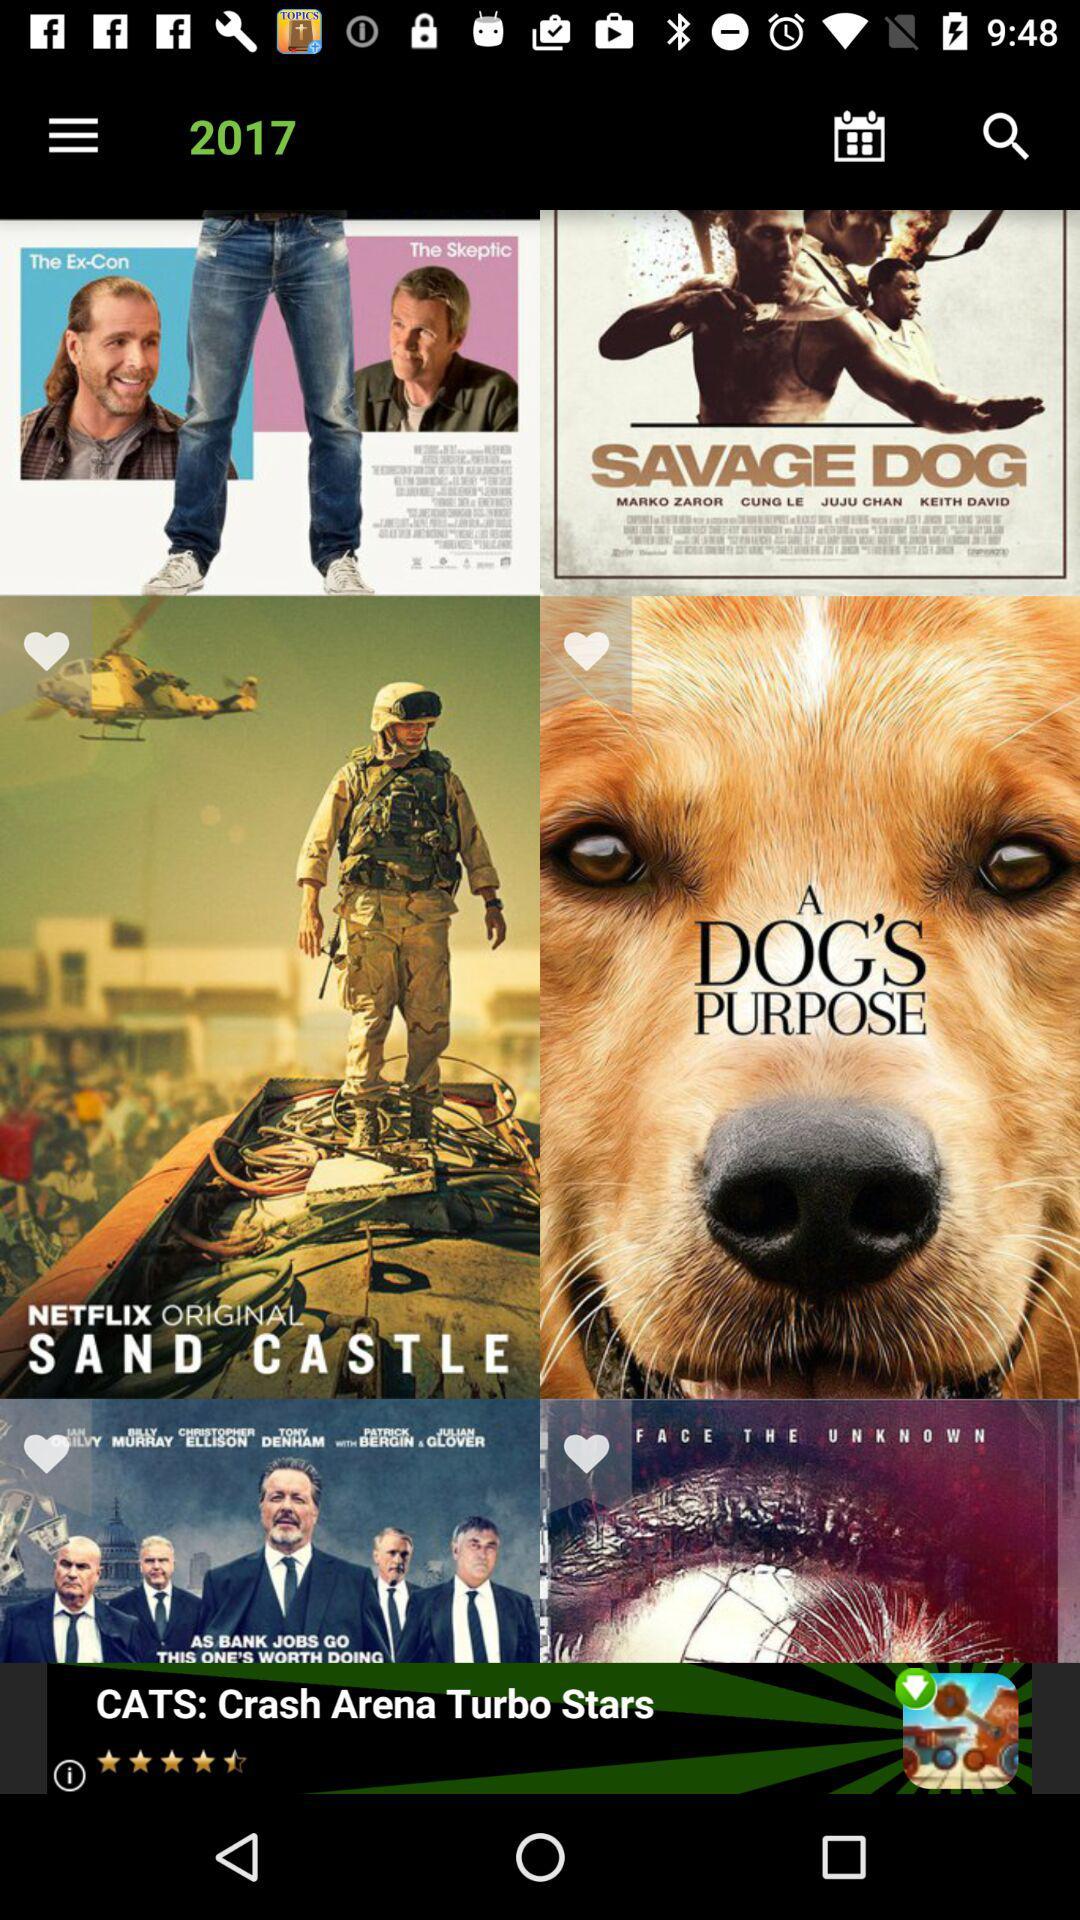 This screenshot has width=1080, height=1920. What do you see at coordinates (58, 655) in the screenshot?
I see `this option` at bounding box center [58, 655].